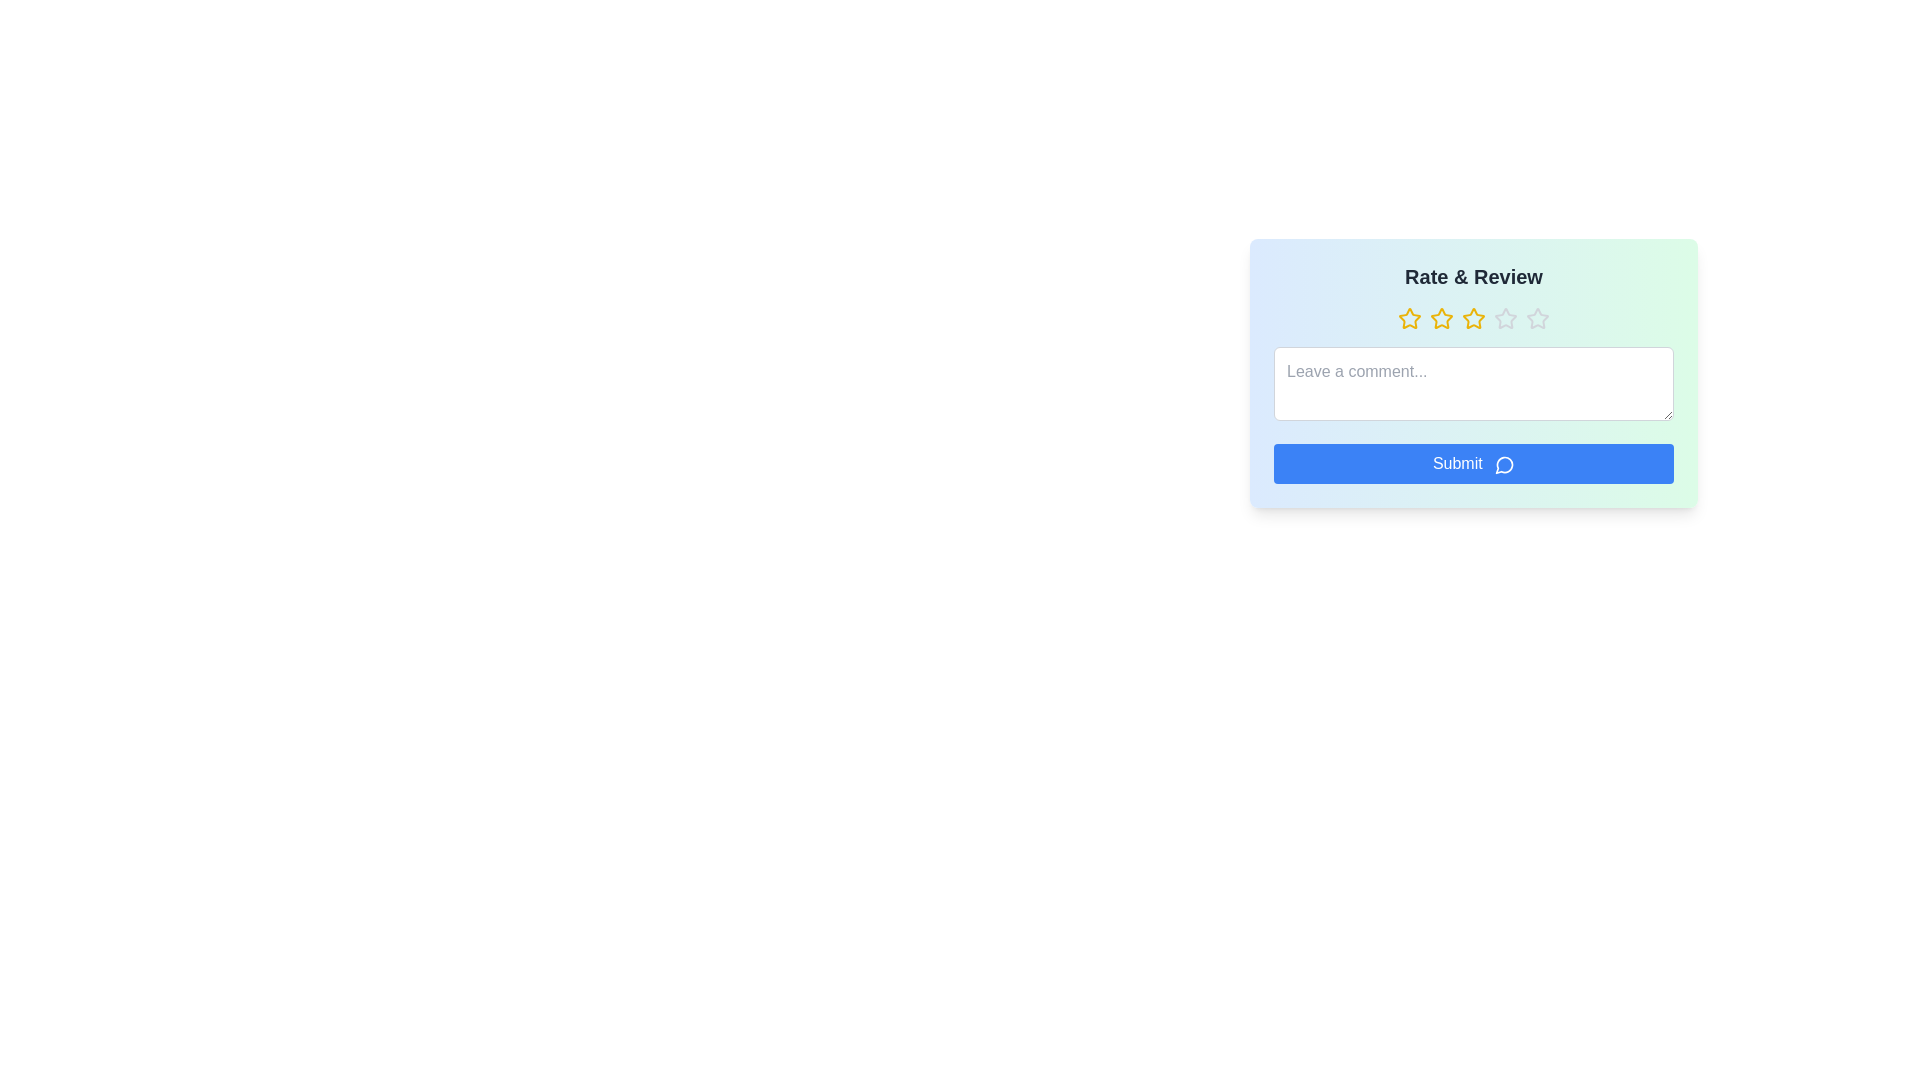  What do you see at coordinates (1506, 318) in the screenshot?
I see `the star corresponding to the desired rating value 4` at bounding box center [1506, 318].